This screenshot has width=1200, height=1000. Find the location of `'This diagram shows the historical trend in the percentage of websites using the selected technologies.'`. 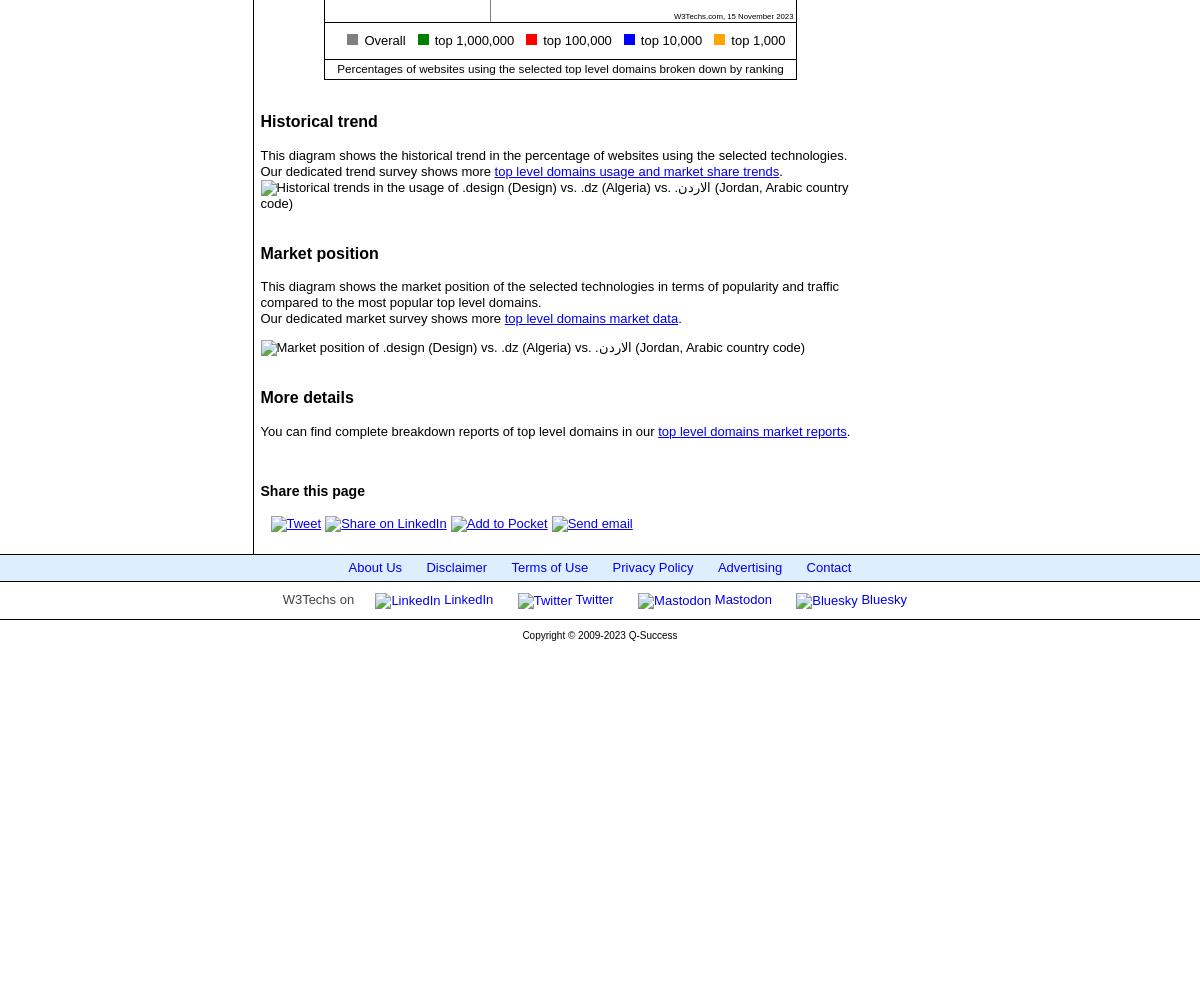

'This diagram shows the historical trend in the percentage of websites using the selected technologies.' is located at coordinates (259, 154).